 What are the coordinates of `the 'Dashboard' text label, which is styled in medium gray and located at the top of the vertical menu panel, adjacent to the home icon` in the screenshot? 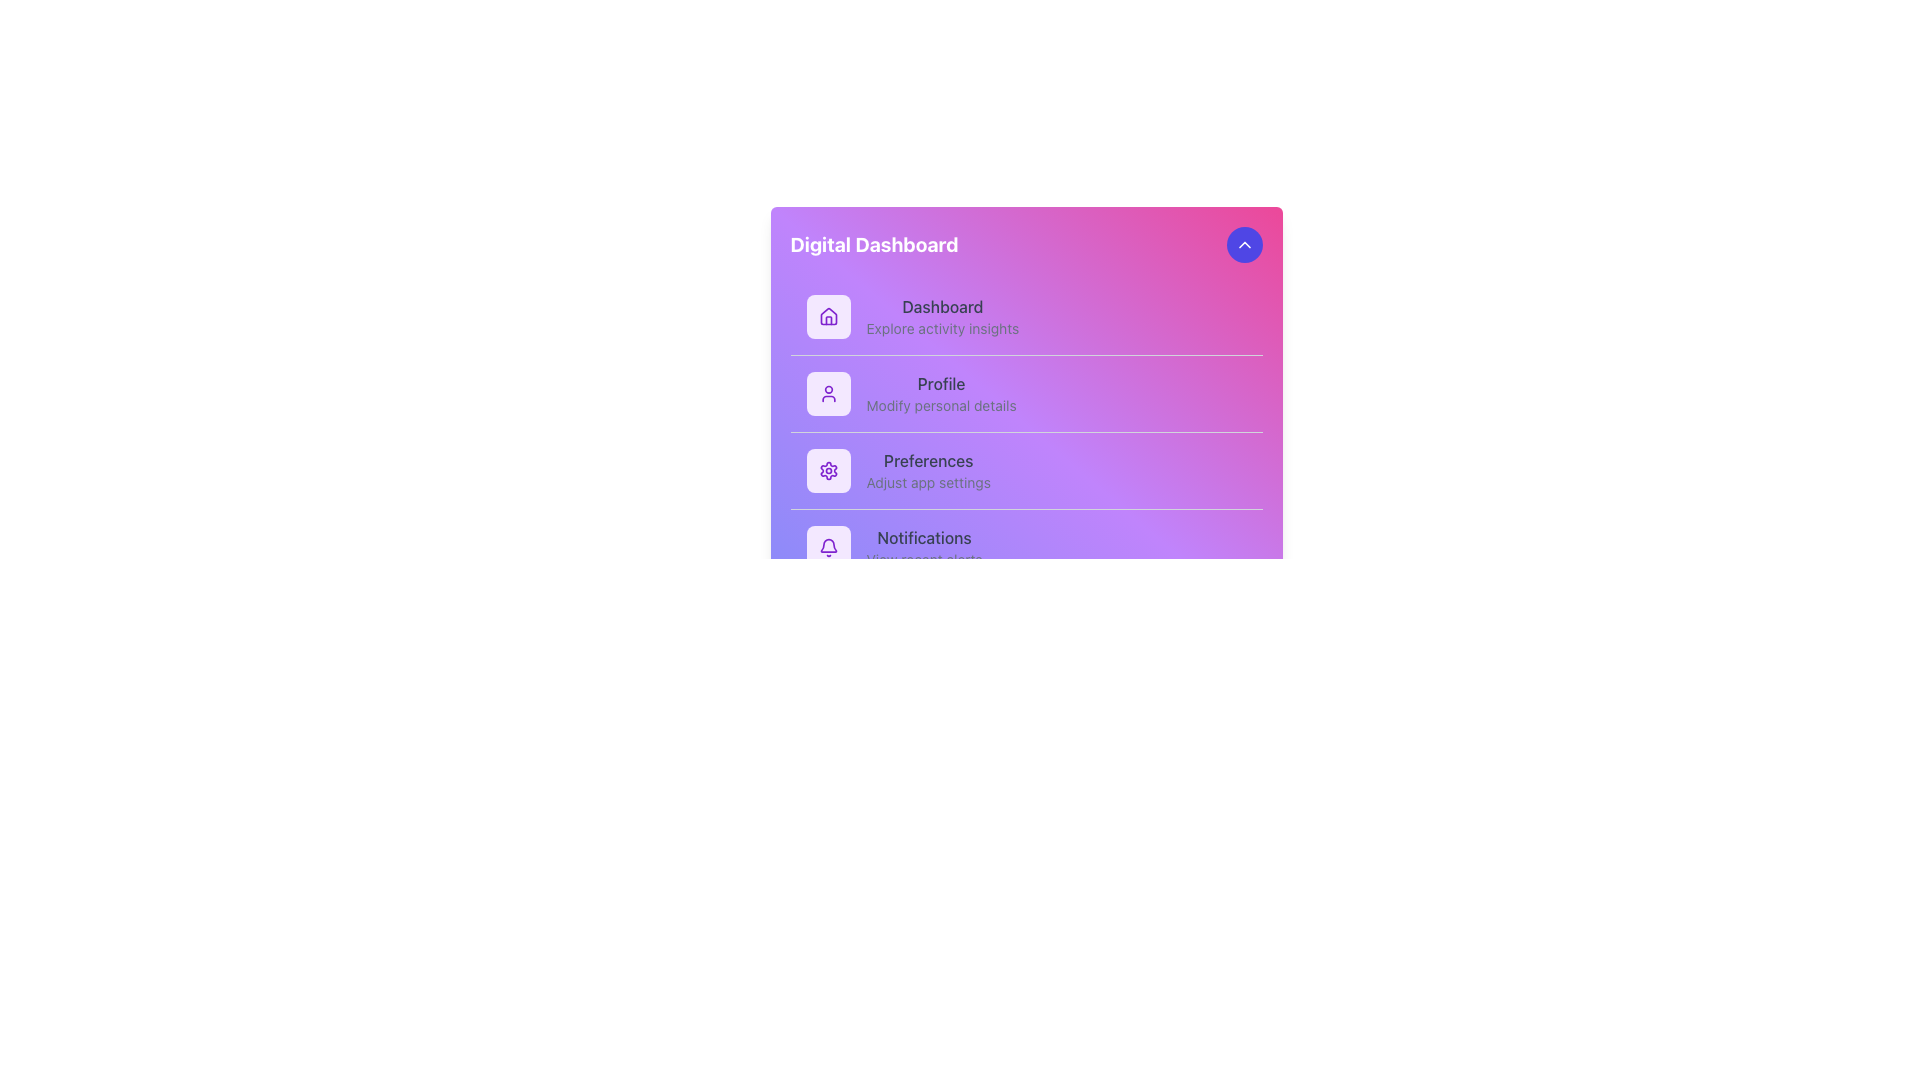 It's located at (941, 307).